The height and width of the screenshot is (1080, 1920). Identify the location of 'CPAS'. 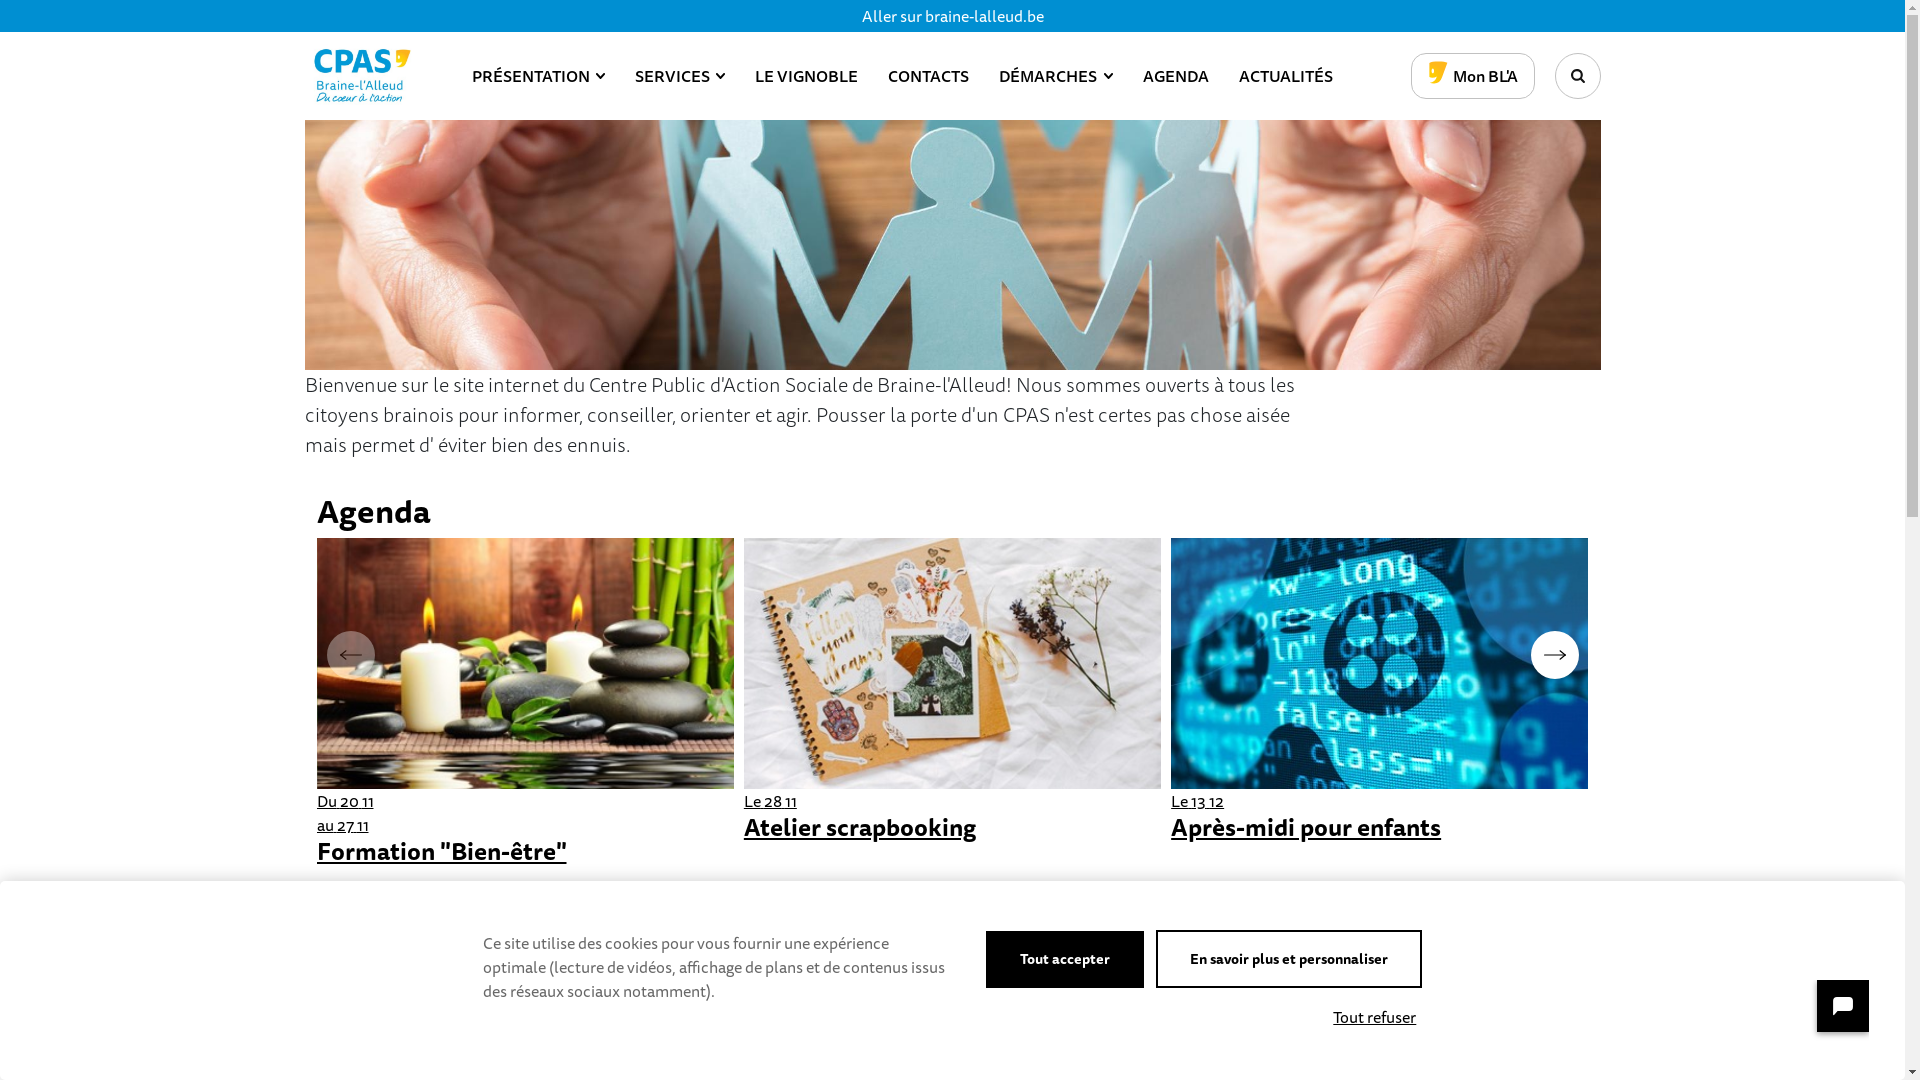
(361, 75).